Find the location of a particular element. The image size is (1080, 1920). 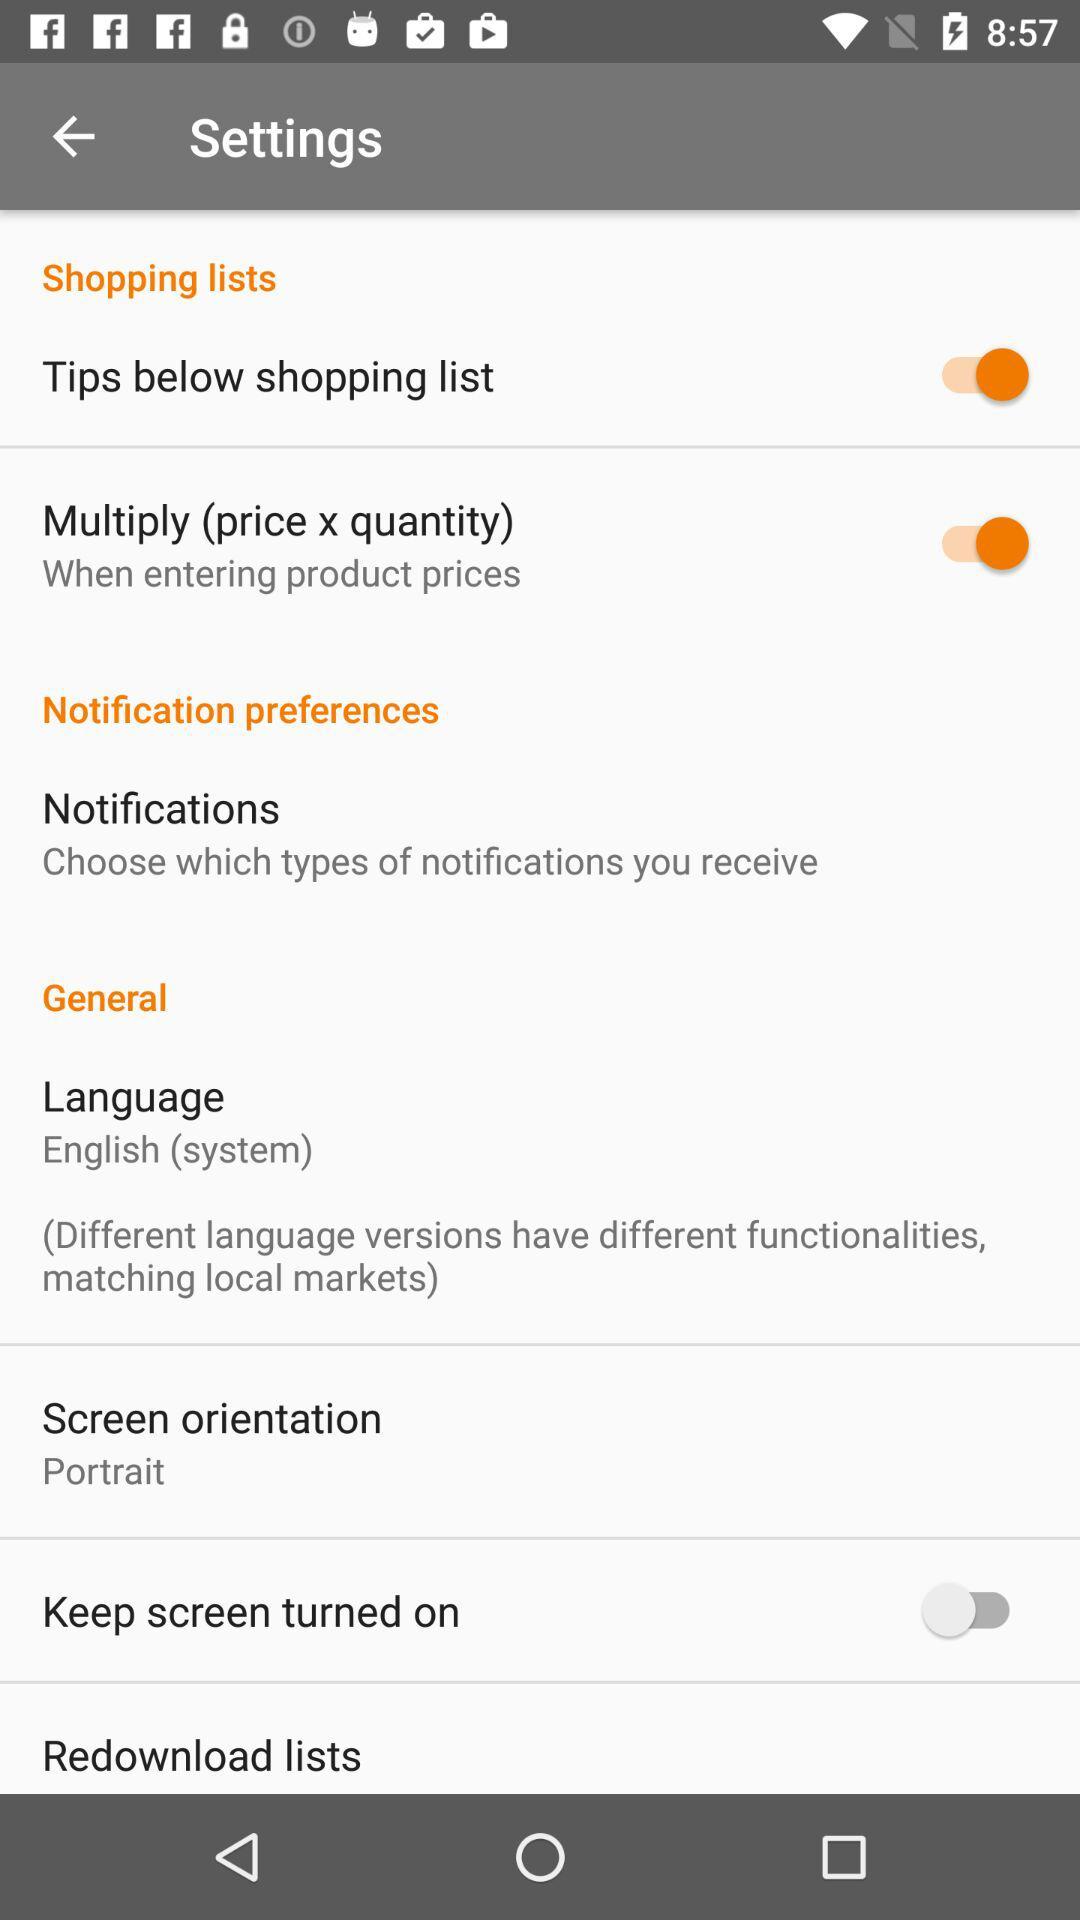

multiply price x item is located at coordinates (278, 518).